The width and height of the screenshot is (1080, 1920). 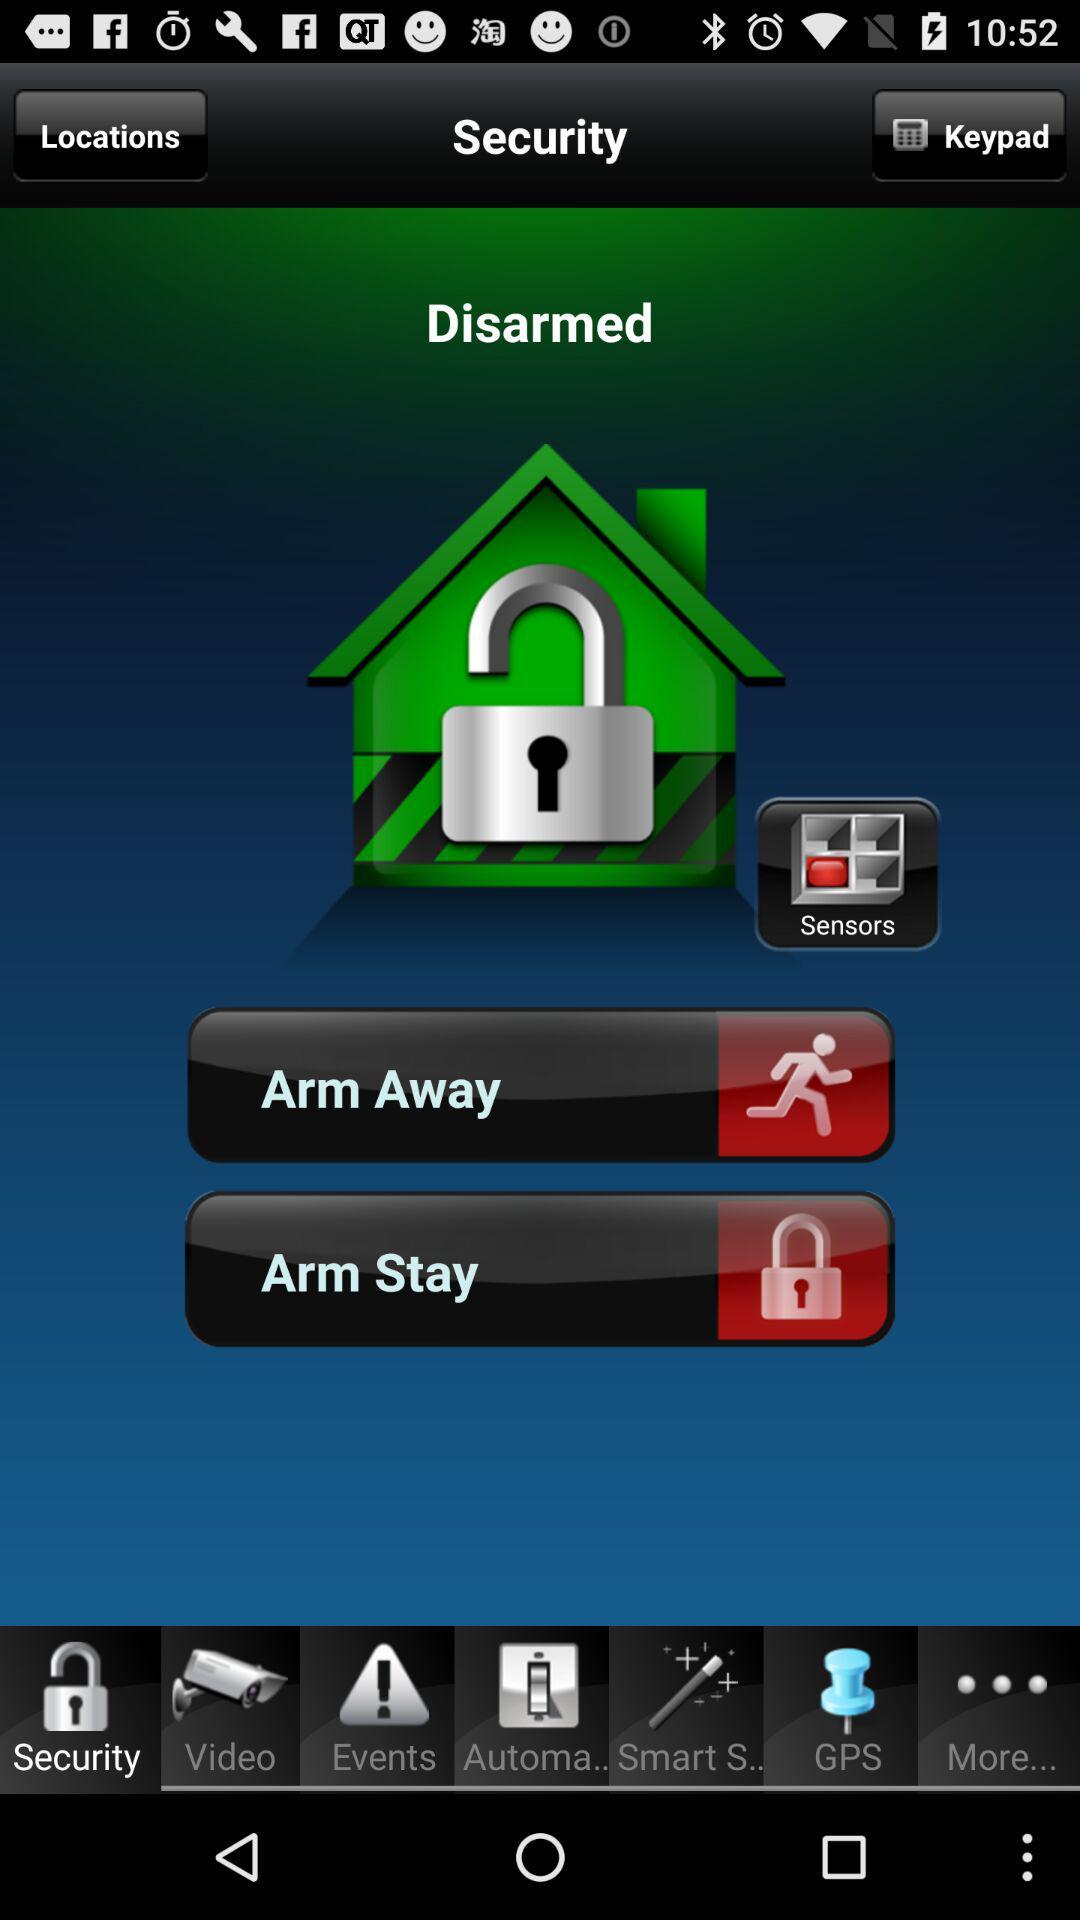 What do you see at coordinates (848, 1688) in the screenshot?
I see `the gps icon in the bottom` at bounding box center [848, 1688].